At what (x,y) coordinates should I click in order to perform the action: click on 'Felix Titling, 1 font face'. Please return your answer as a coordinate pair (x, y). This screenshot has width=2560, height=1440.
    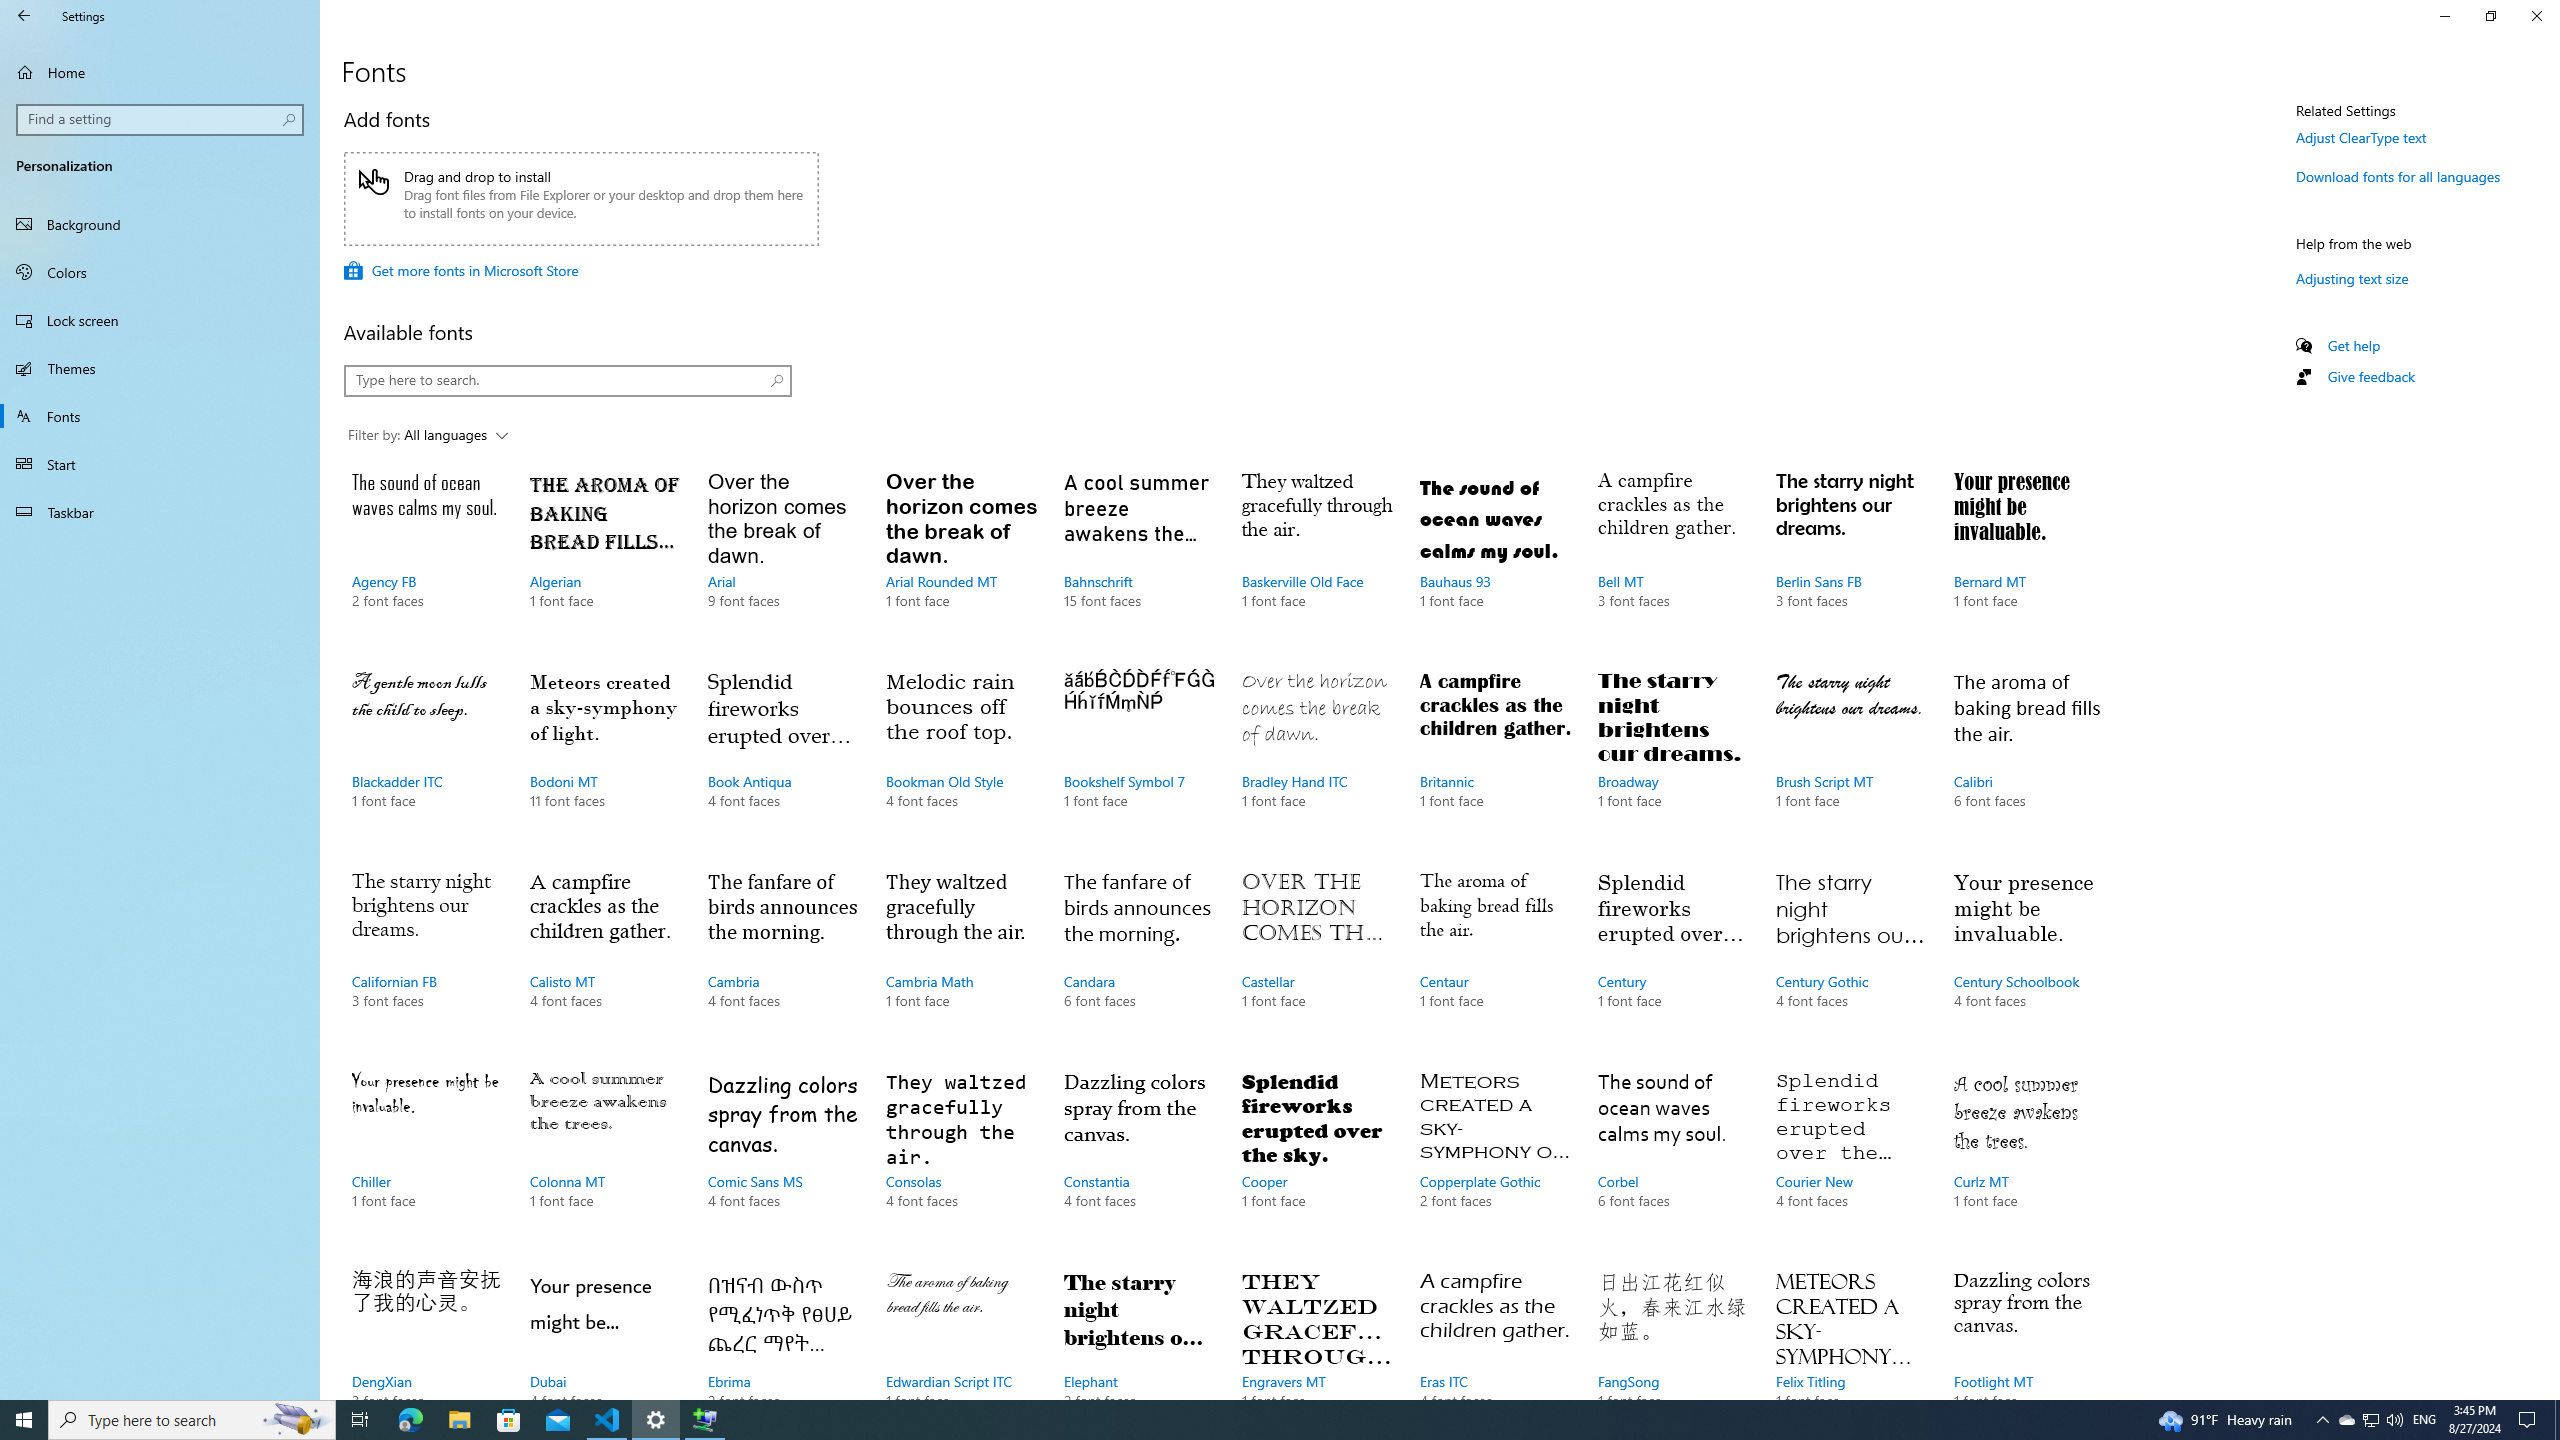
    Looking at the image, I should click on (1850, 1328).